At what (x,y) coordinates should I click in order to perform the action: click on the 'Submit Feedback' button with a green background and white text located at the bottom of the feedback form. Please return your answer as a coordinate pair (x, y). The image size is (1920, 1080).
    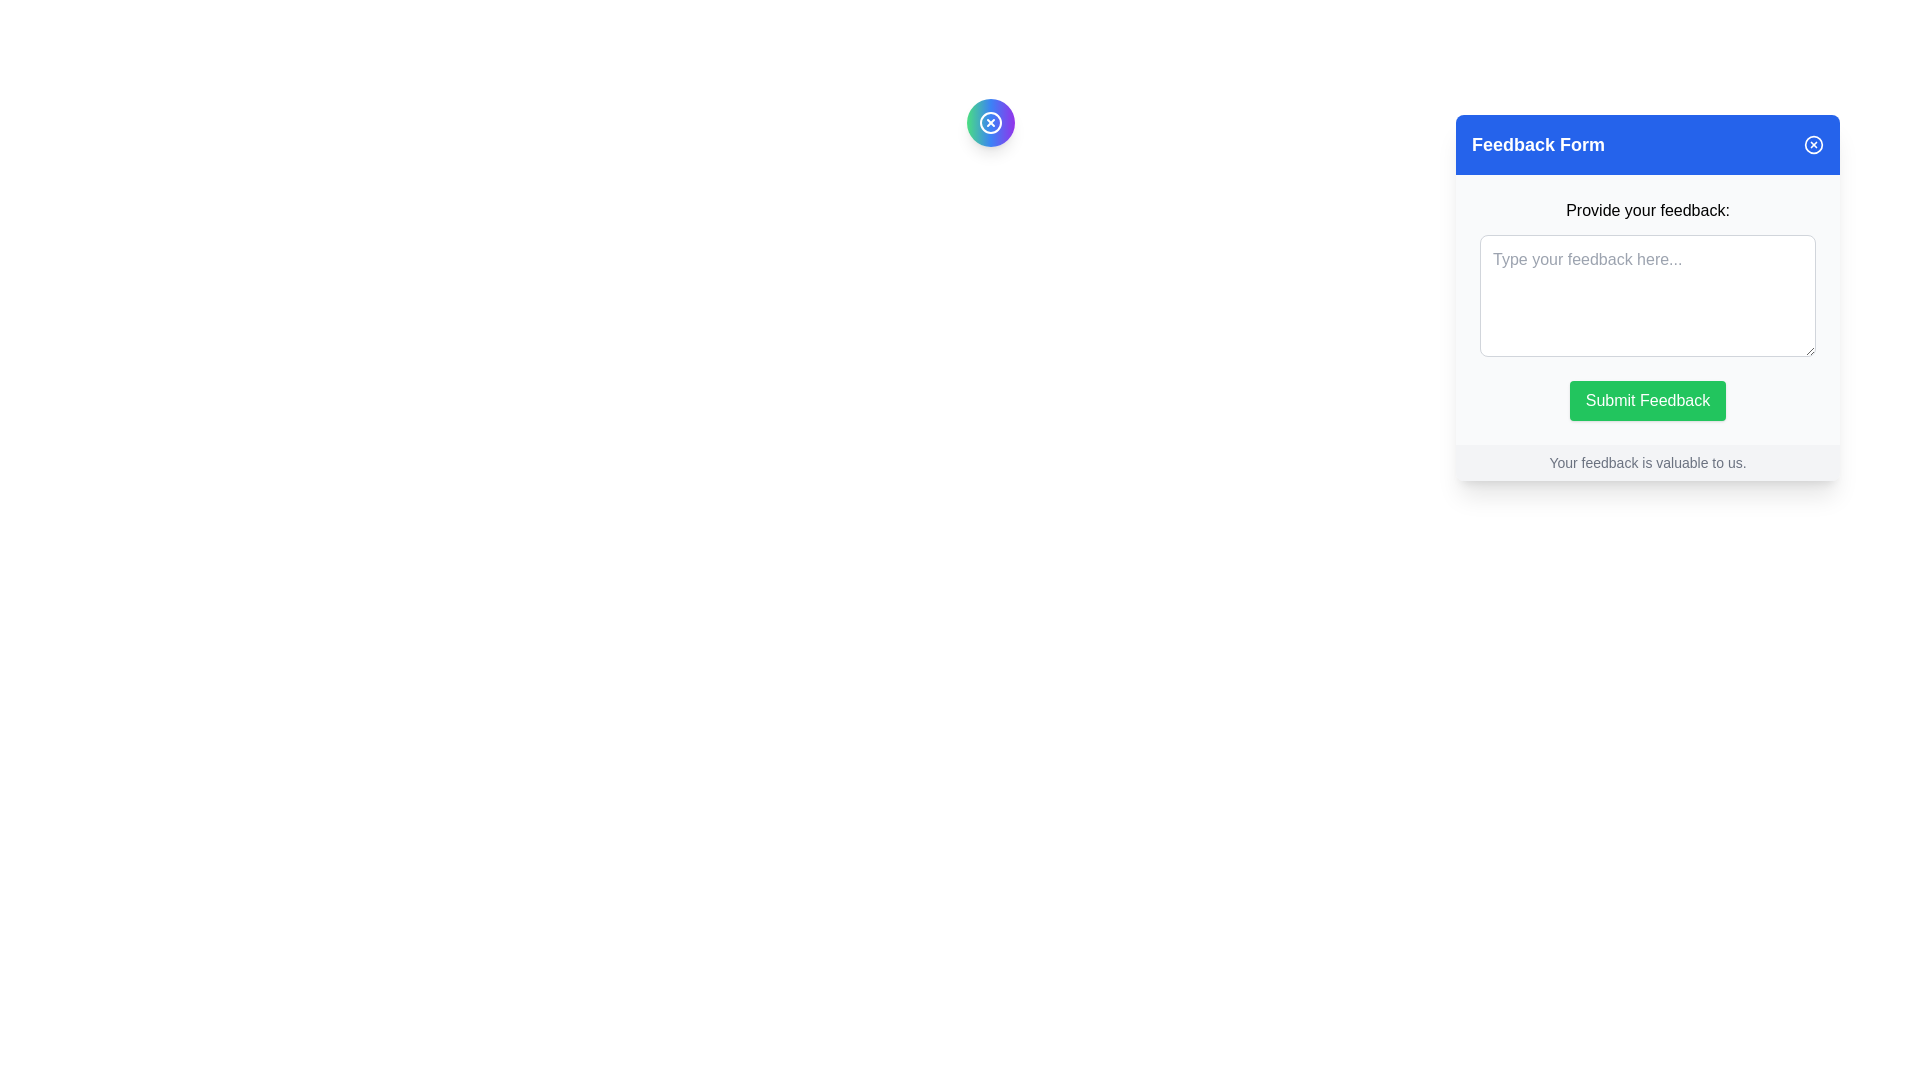
    Looking at the image, I should click on (1647, 401).